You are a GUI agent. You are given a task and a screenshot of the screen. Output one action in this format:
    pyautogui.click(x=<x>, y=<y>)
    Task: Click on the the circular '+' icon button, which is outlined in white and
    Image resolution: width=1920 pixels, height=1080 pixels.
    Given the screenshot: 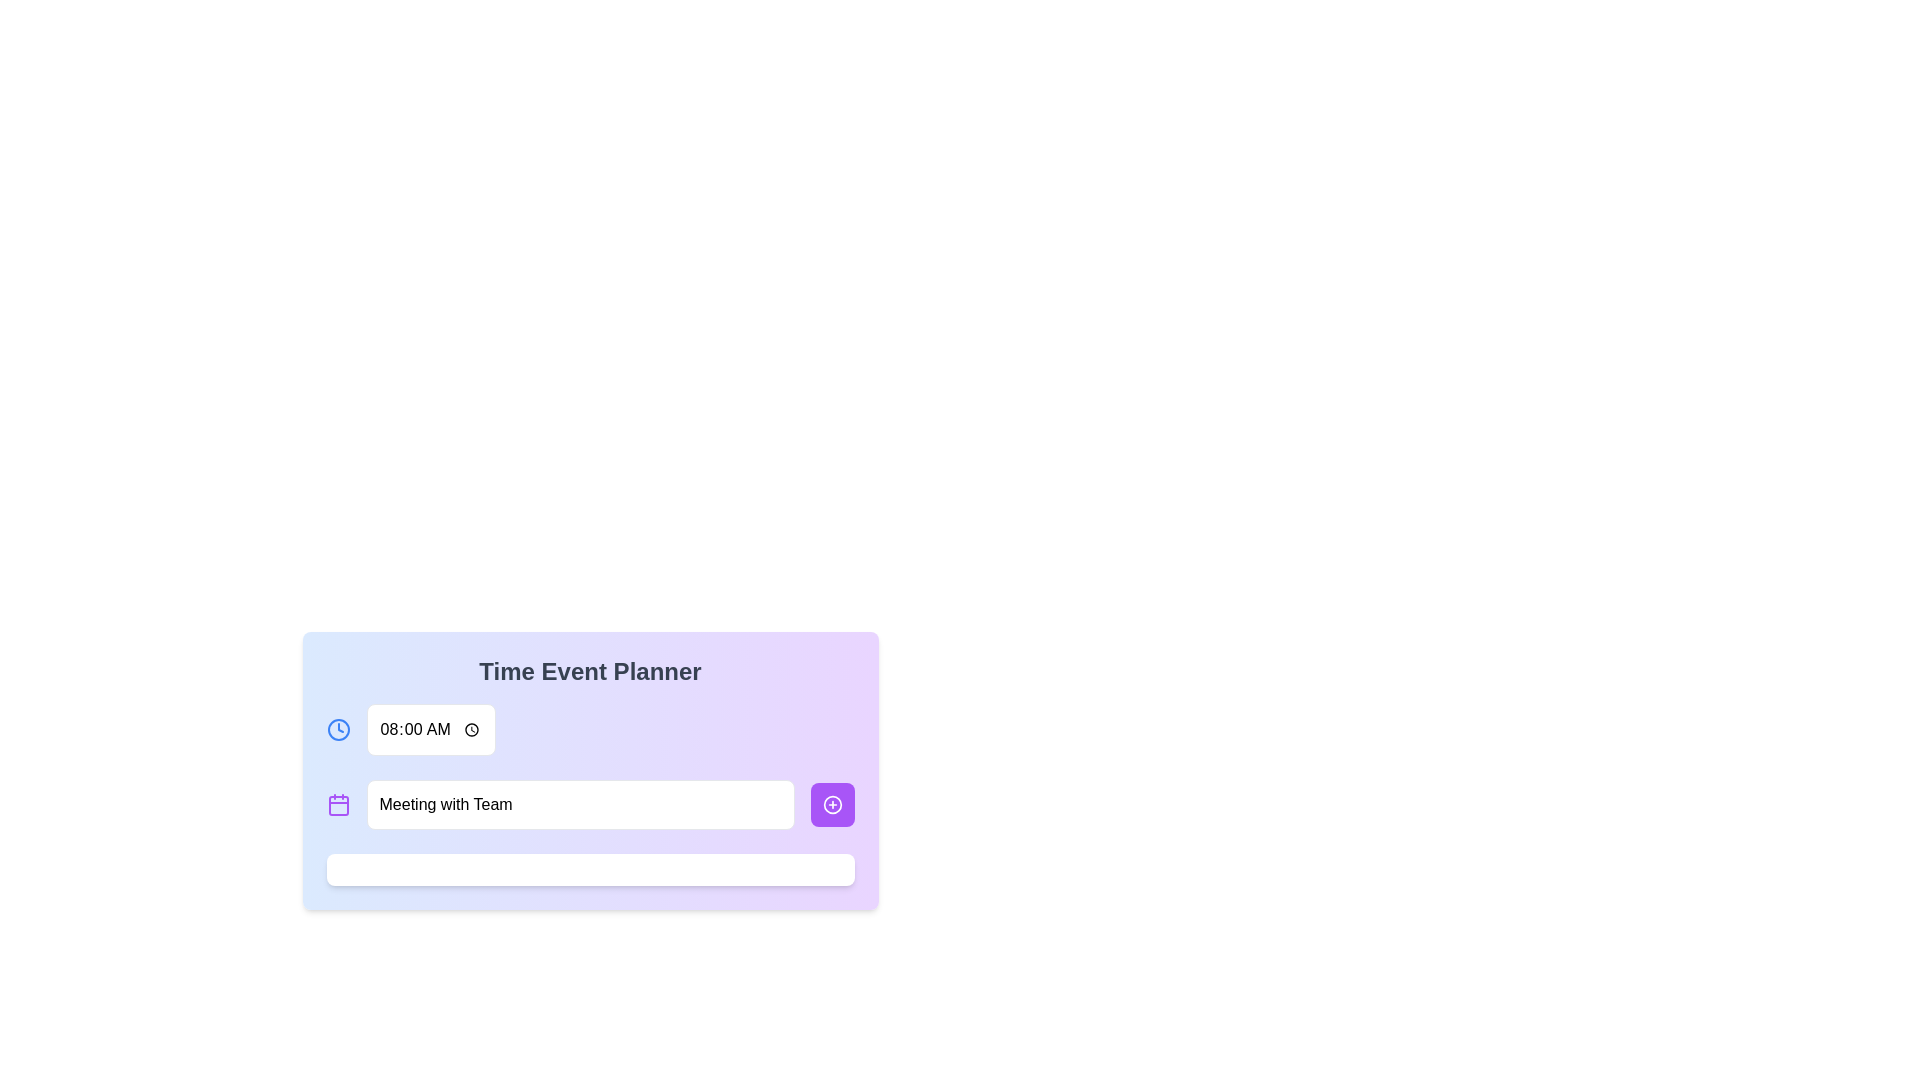 What is the action you would take?
    pyautogui.click(x=832, y=804)
    